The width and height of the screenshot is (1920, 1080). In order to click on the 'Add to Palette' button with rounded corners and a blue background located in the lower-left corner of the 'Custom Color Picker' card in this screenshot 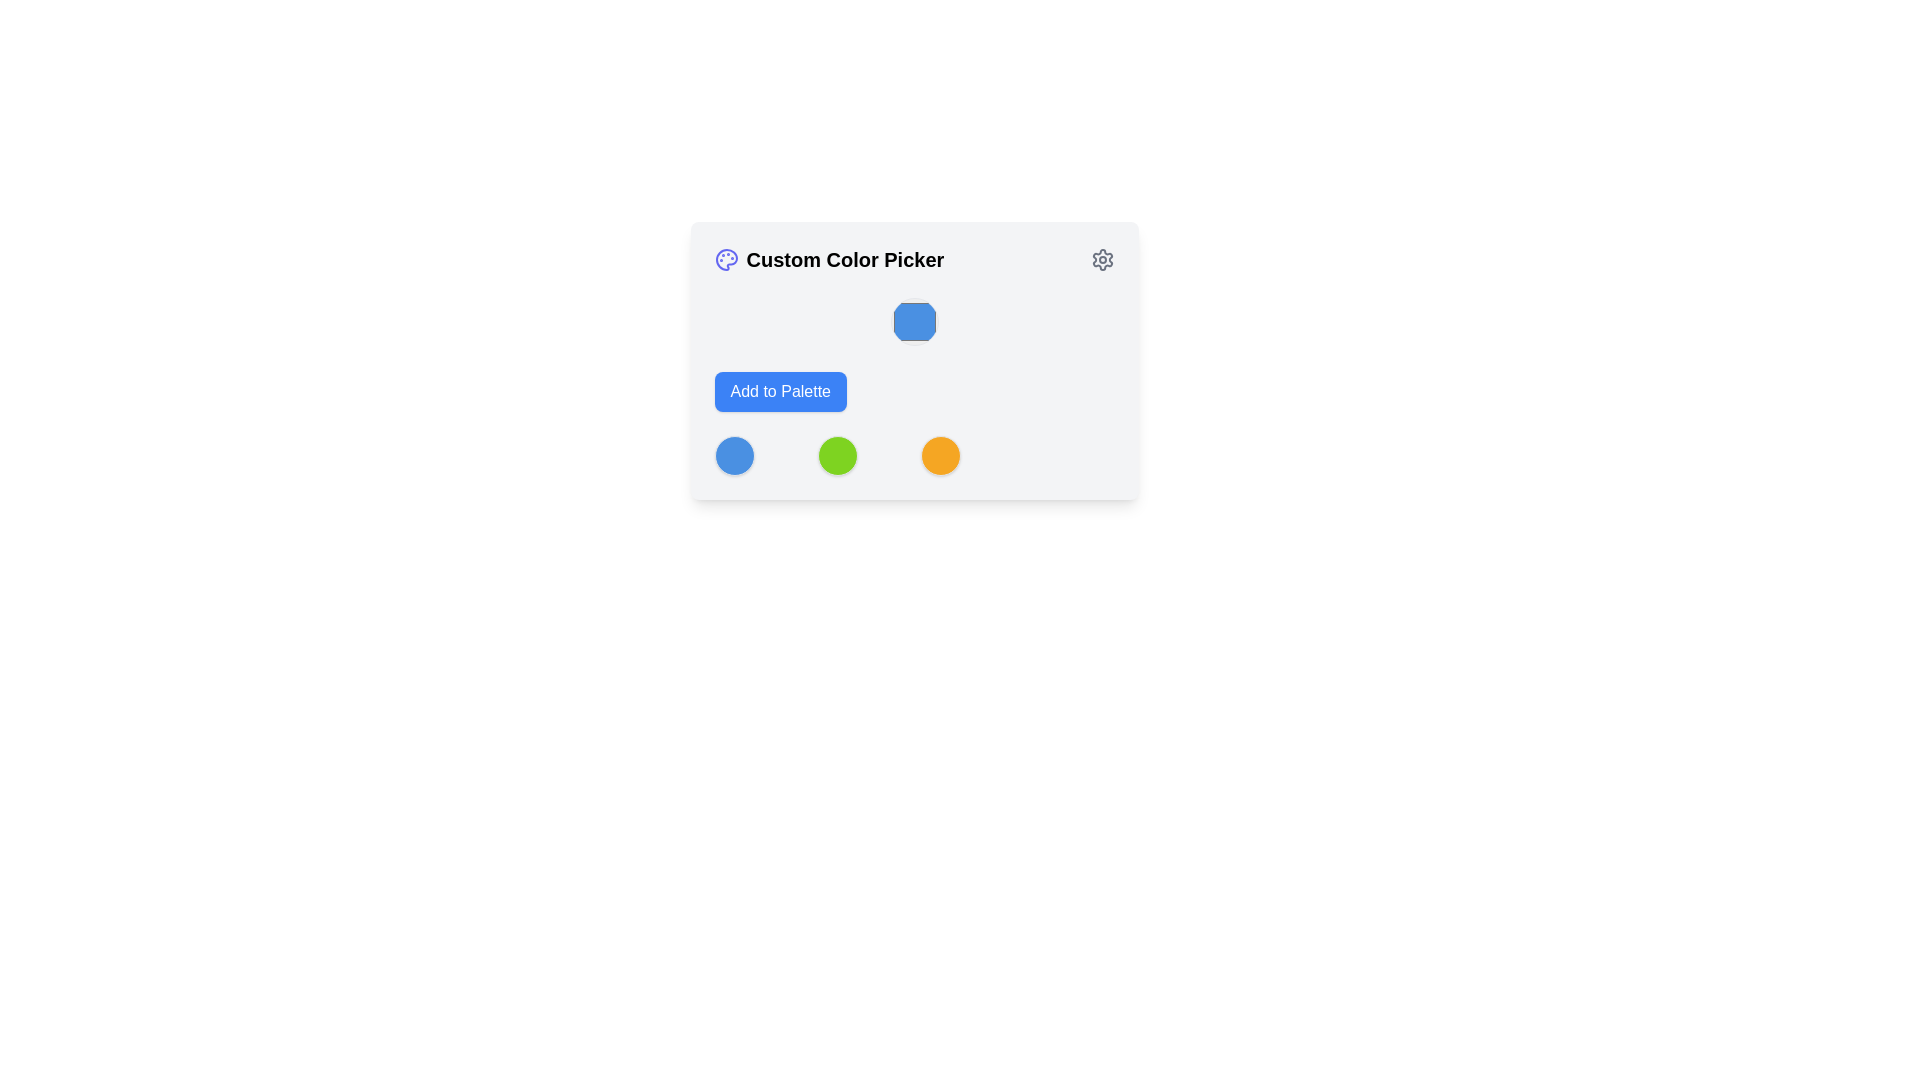, I will do `click(779, 392)`.